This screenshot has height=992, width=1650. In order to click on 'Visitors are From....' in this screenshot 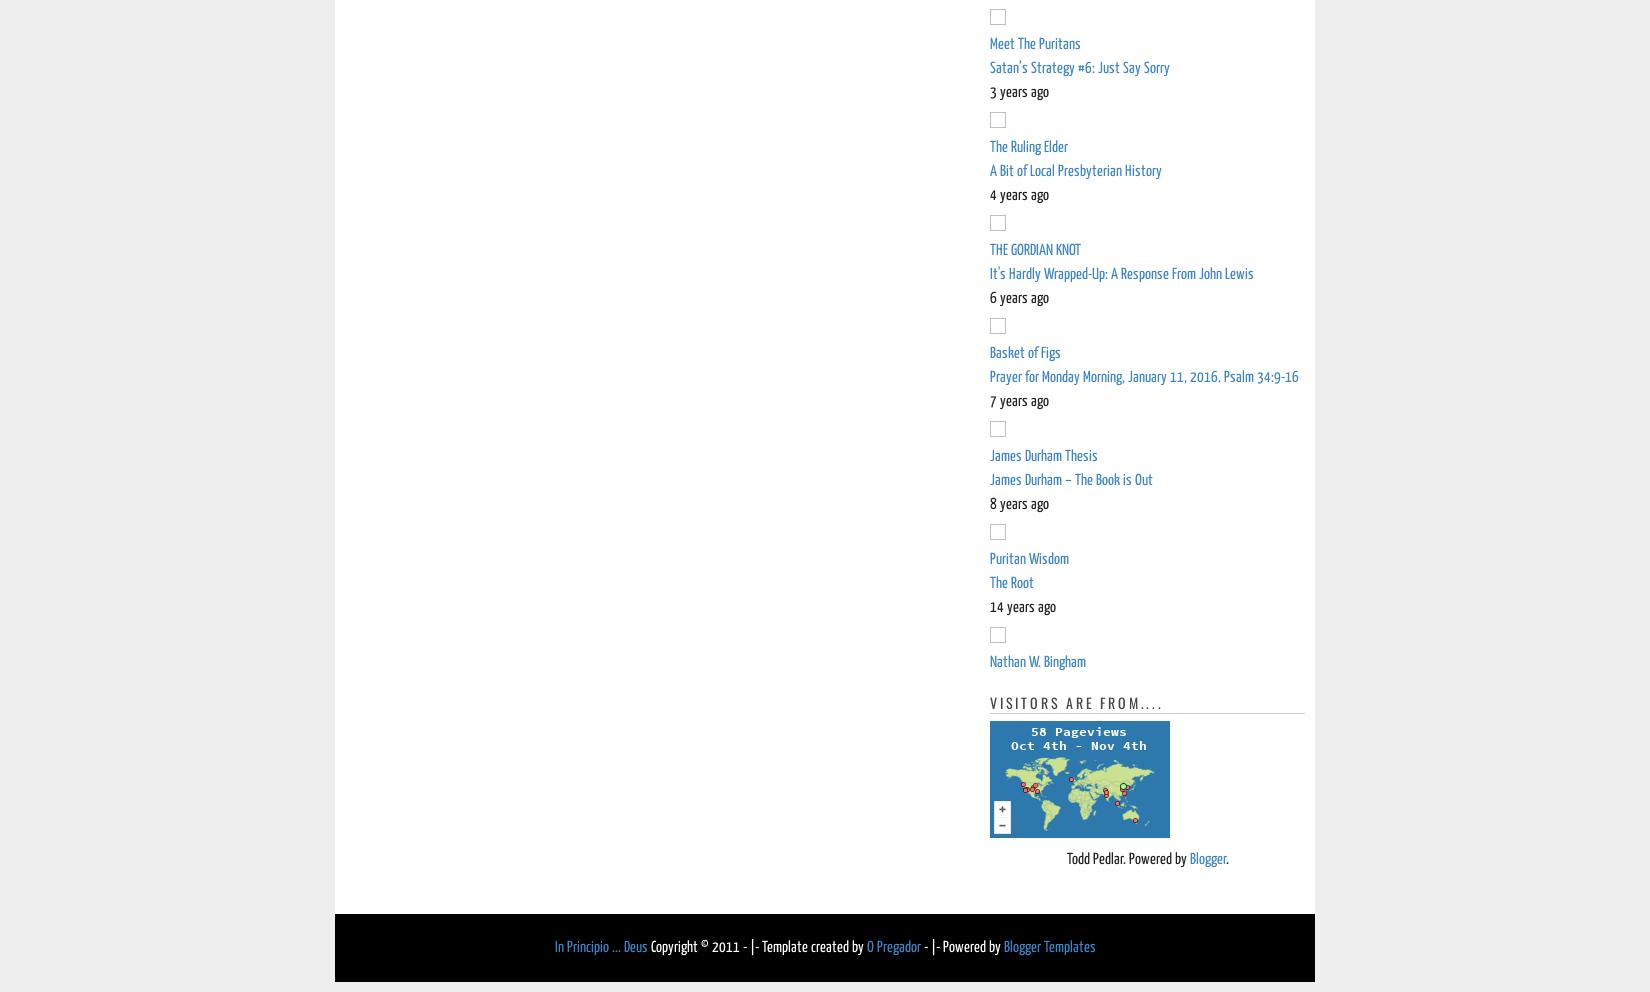, I will do `click(1076, 701)`.